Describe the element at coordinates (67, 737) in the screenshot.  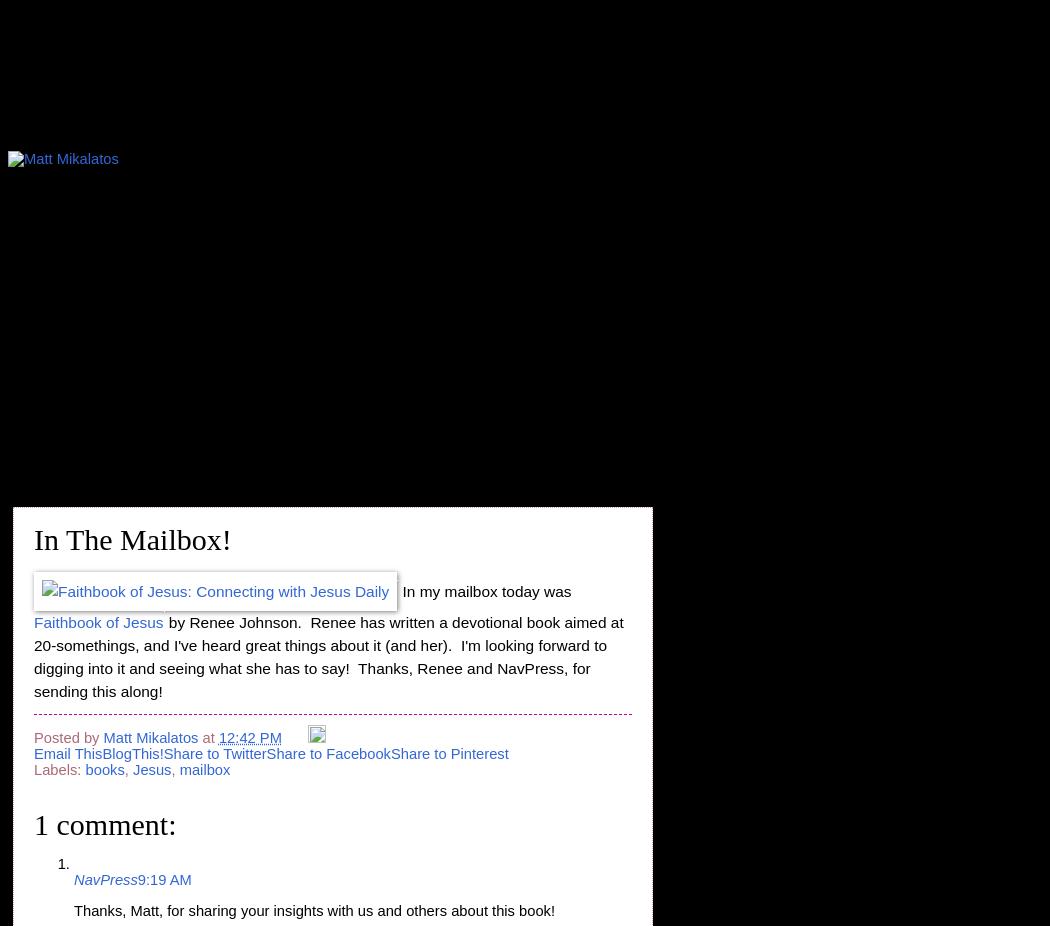
I see `'Posted by'` at that location.